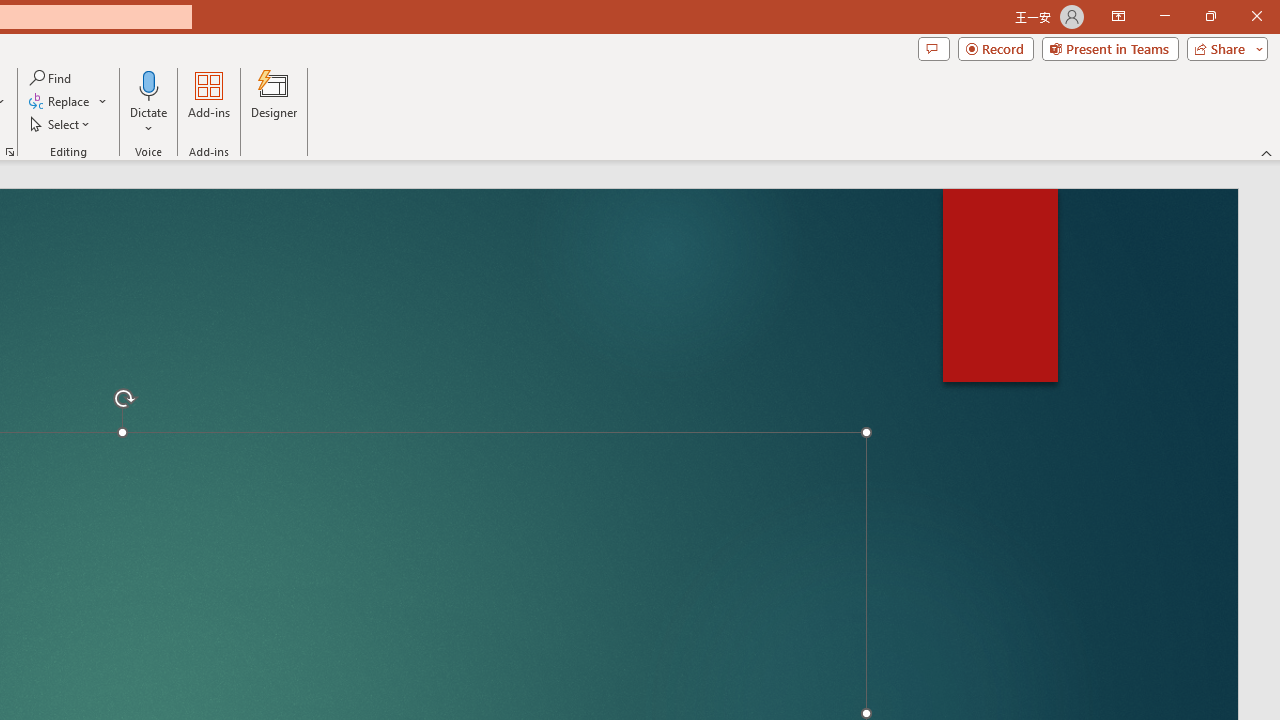 This screenshot has width=1280, height=720. What do you see at coordinates (51, 77) in the screenshot?
I see `'Find...'` at bounding box center [51, 77].